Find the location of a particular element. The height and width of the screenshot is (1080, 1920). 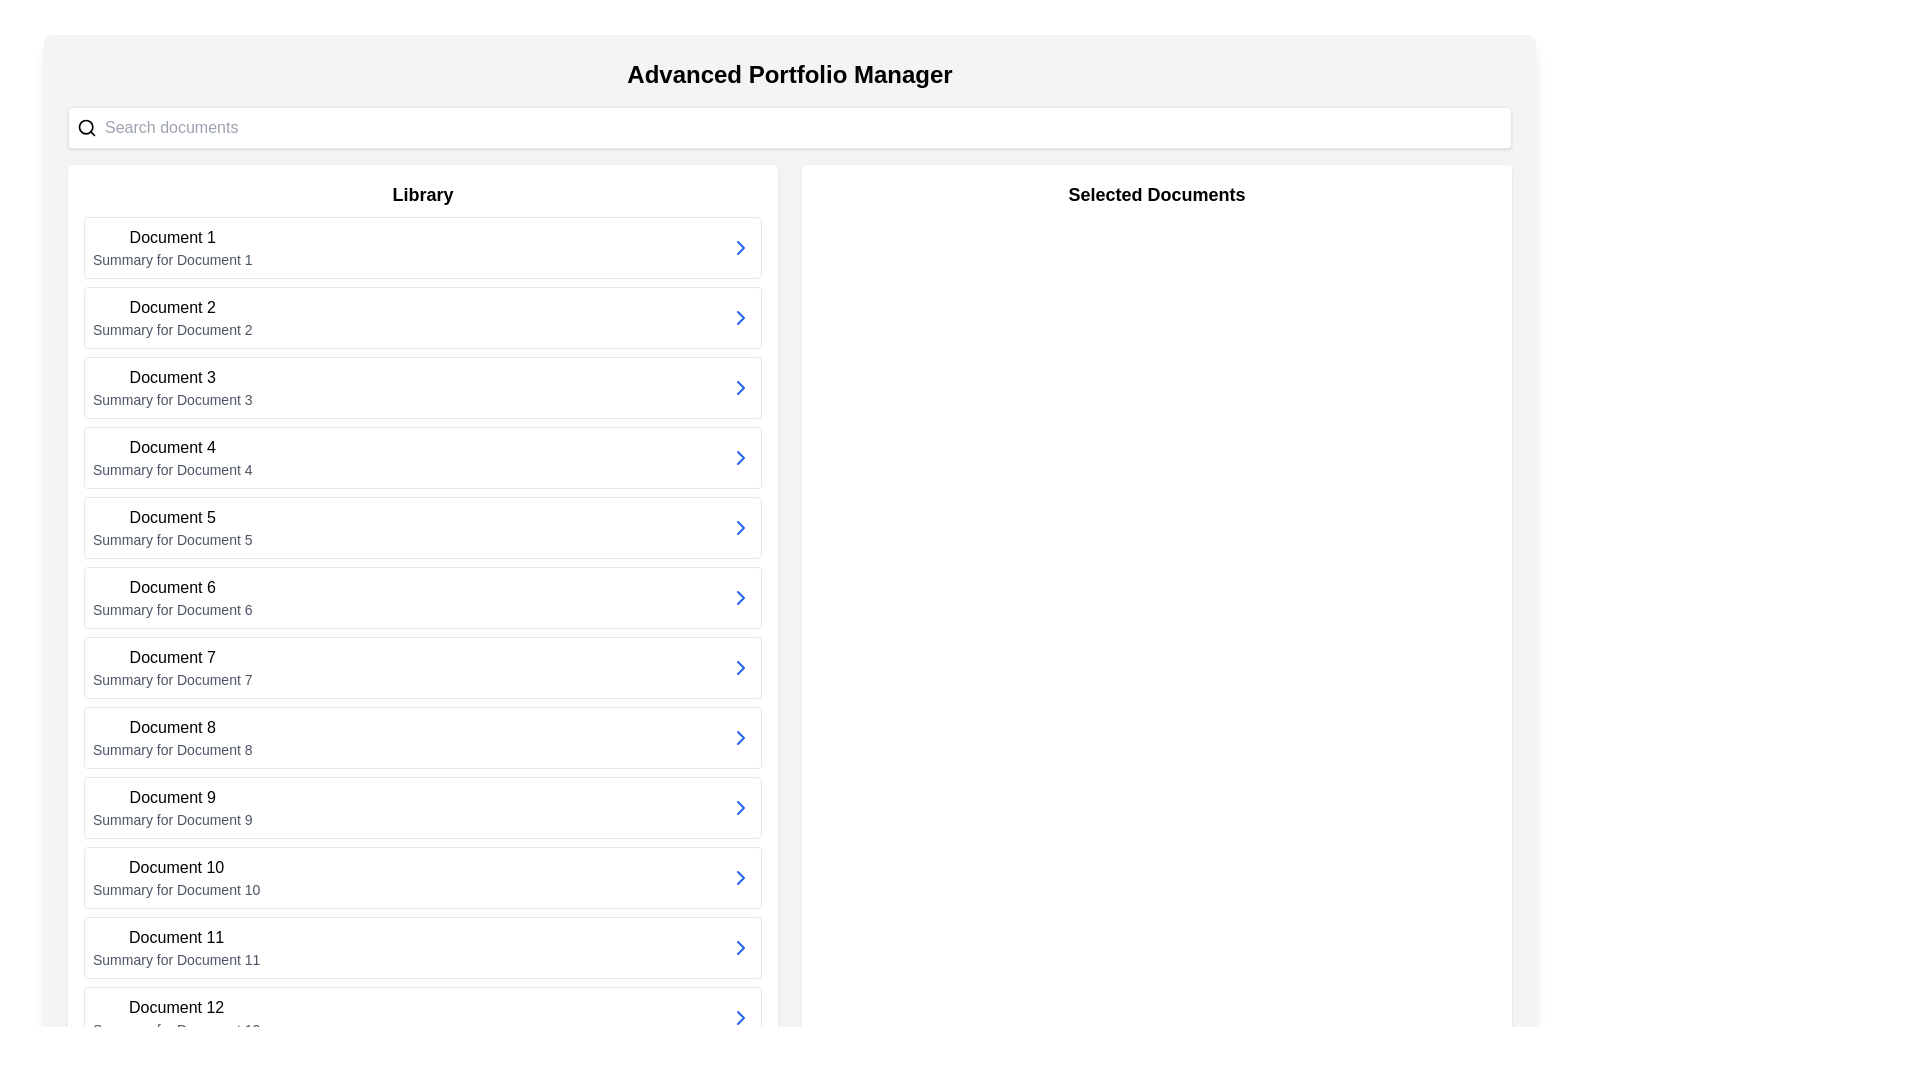

the rightward arrow icon with a thin blue outline located adjacent to a document entry in the library section is located at coordinates (739, 667).